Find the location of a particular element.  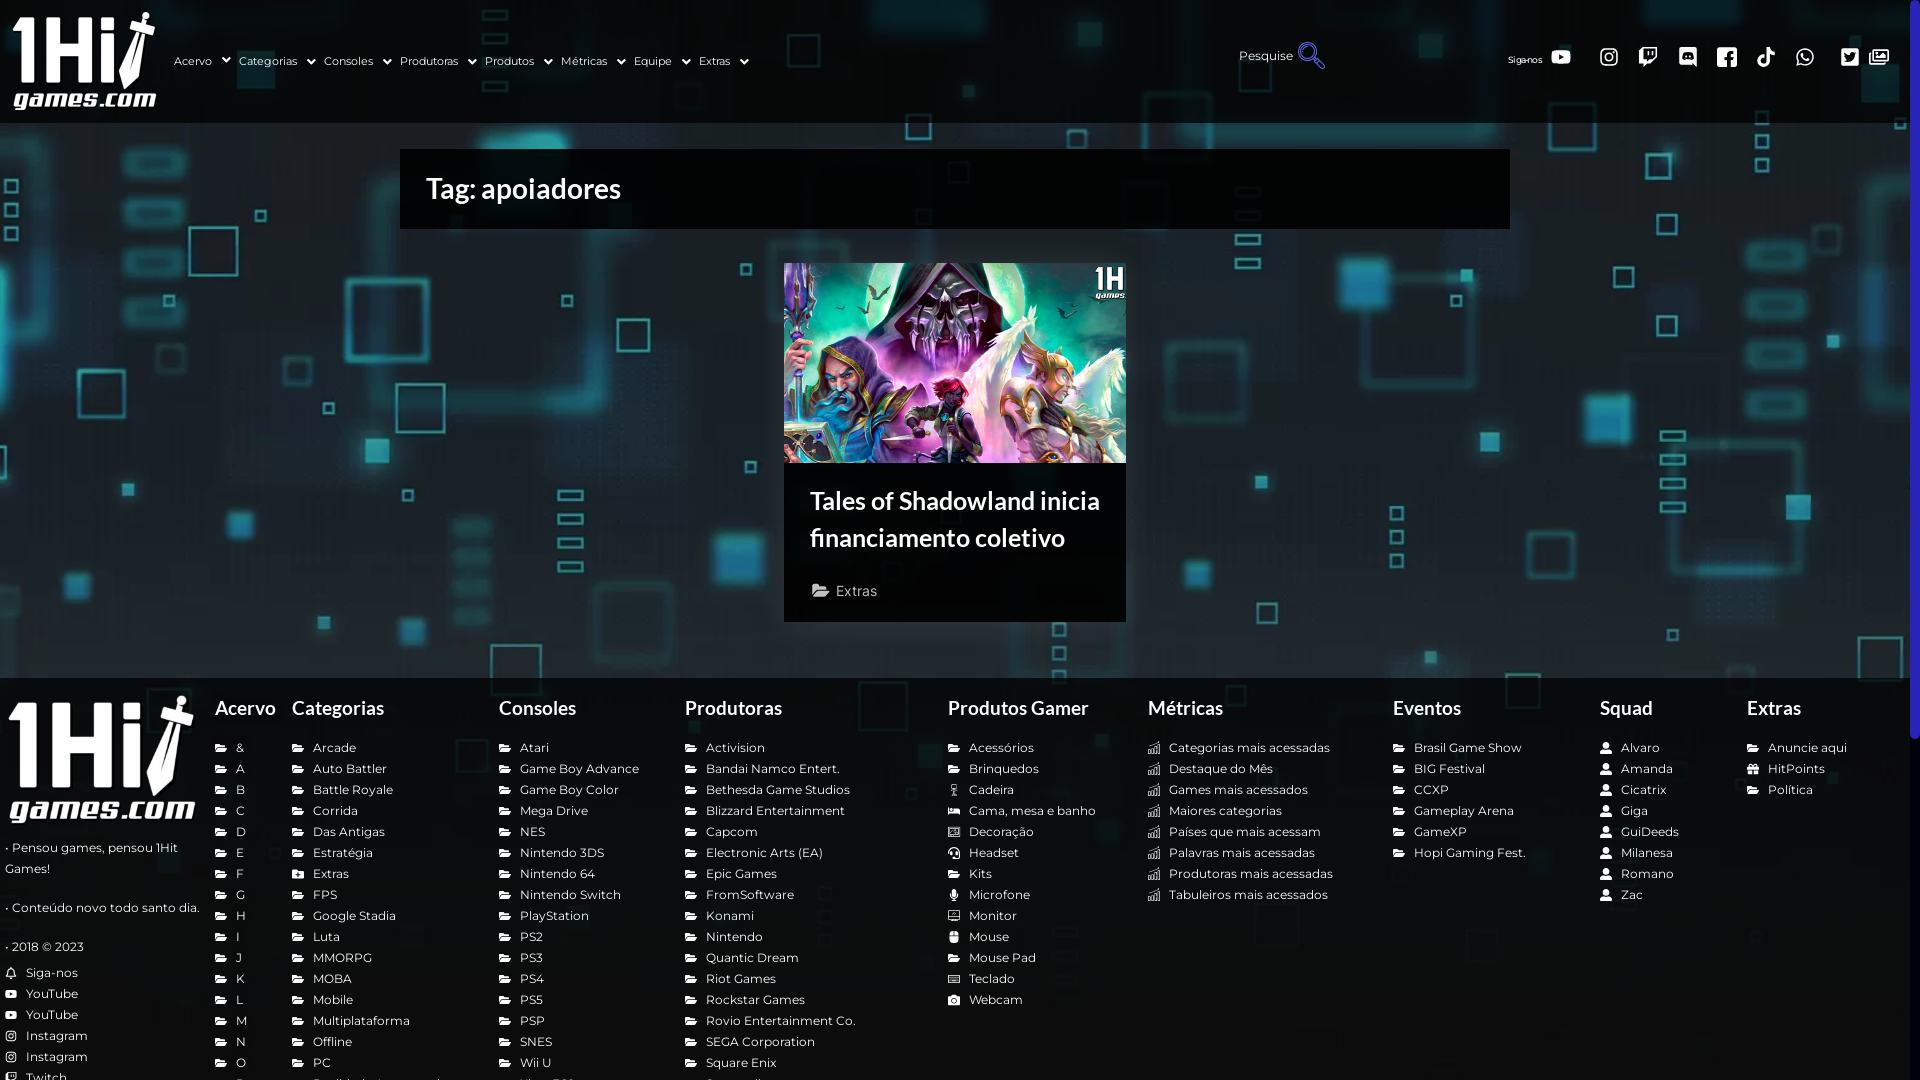

'Tales of Shadowland inicia financiamento coletivo' is located at coordinates (954, 518).